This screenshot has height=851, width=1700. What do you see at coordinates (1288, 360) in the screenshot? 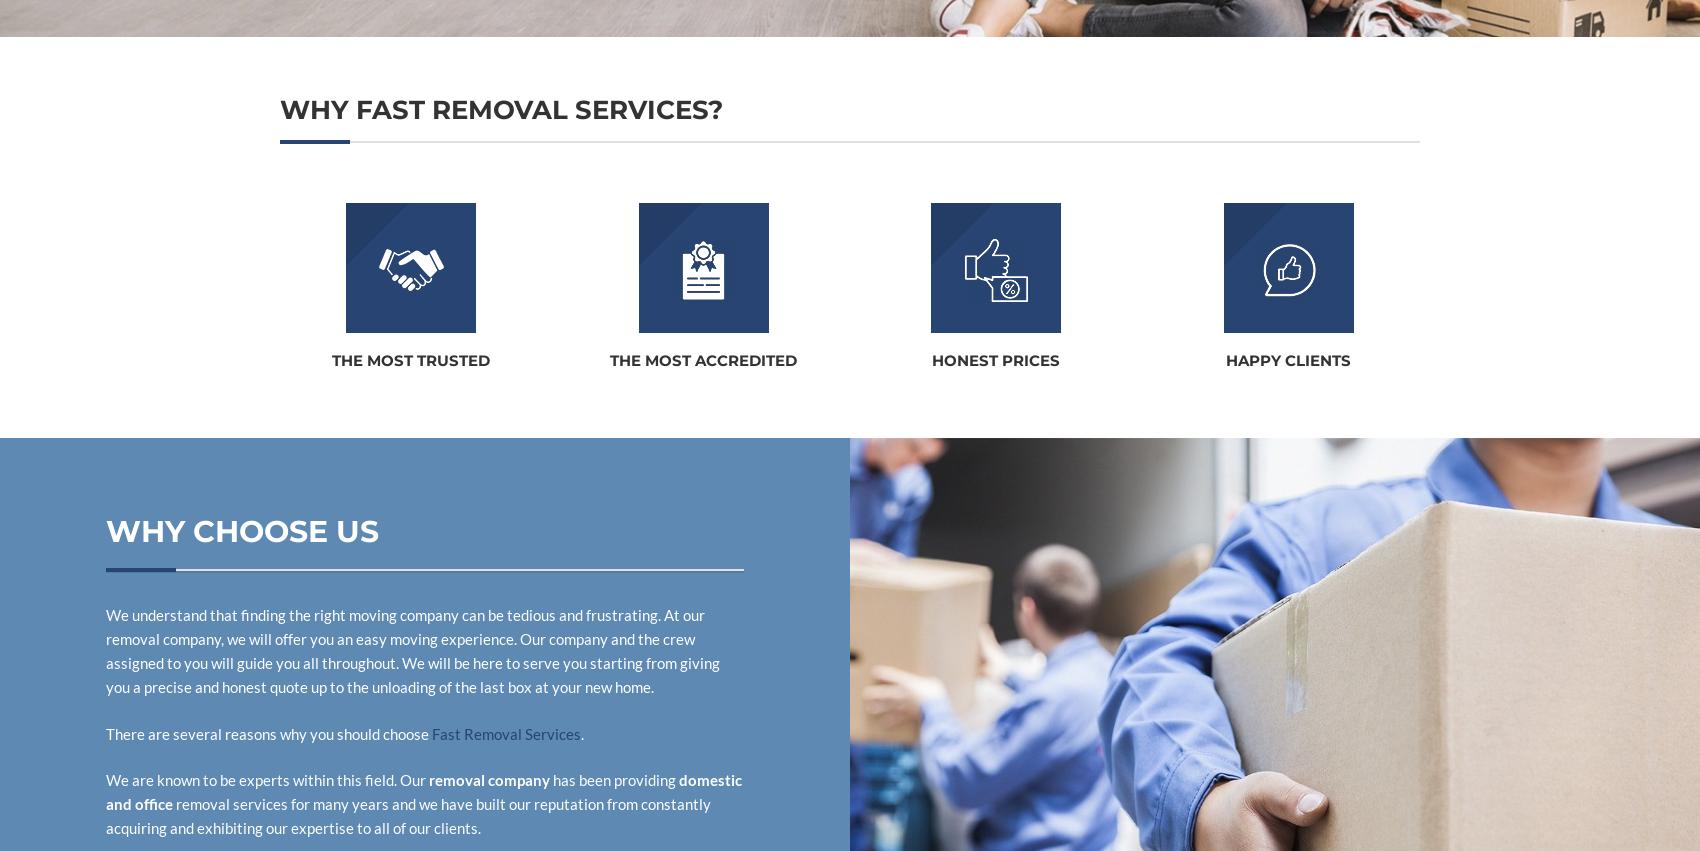
I see `'HAPPY CLIENTS'` at bounding box center [1288, 360].